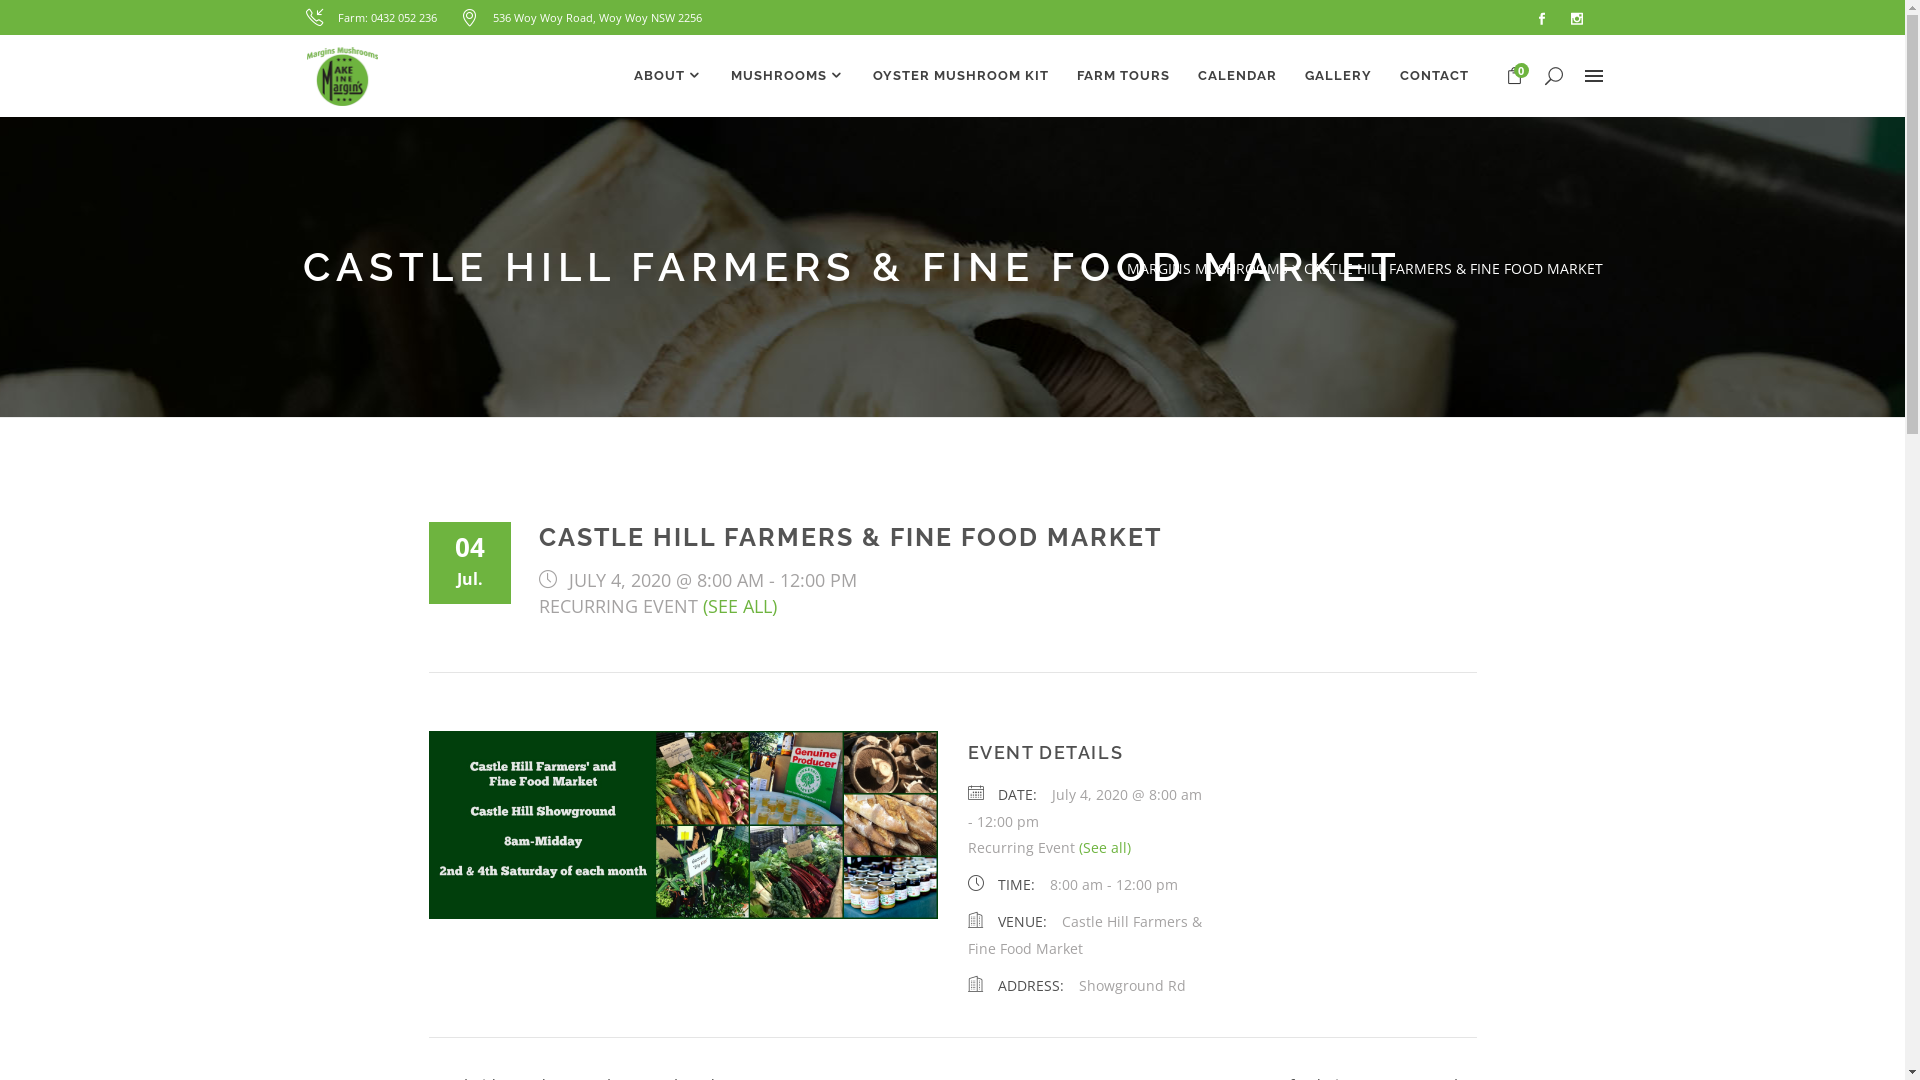 This screenshot has width=1920, height=1080. What do you see at coordinates (1126, 267) in the screenshot?
I see `'MARGINS MUSHROOMS'` at bounding box center [1126, 267].